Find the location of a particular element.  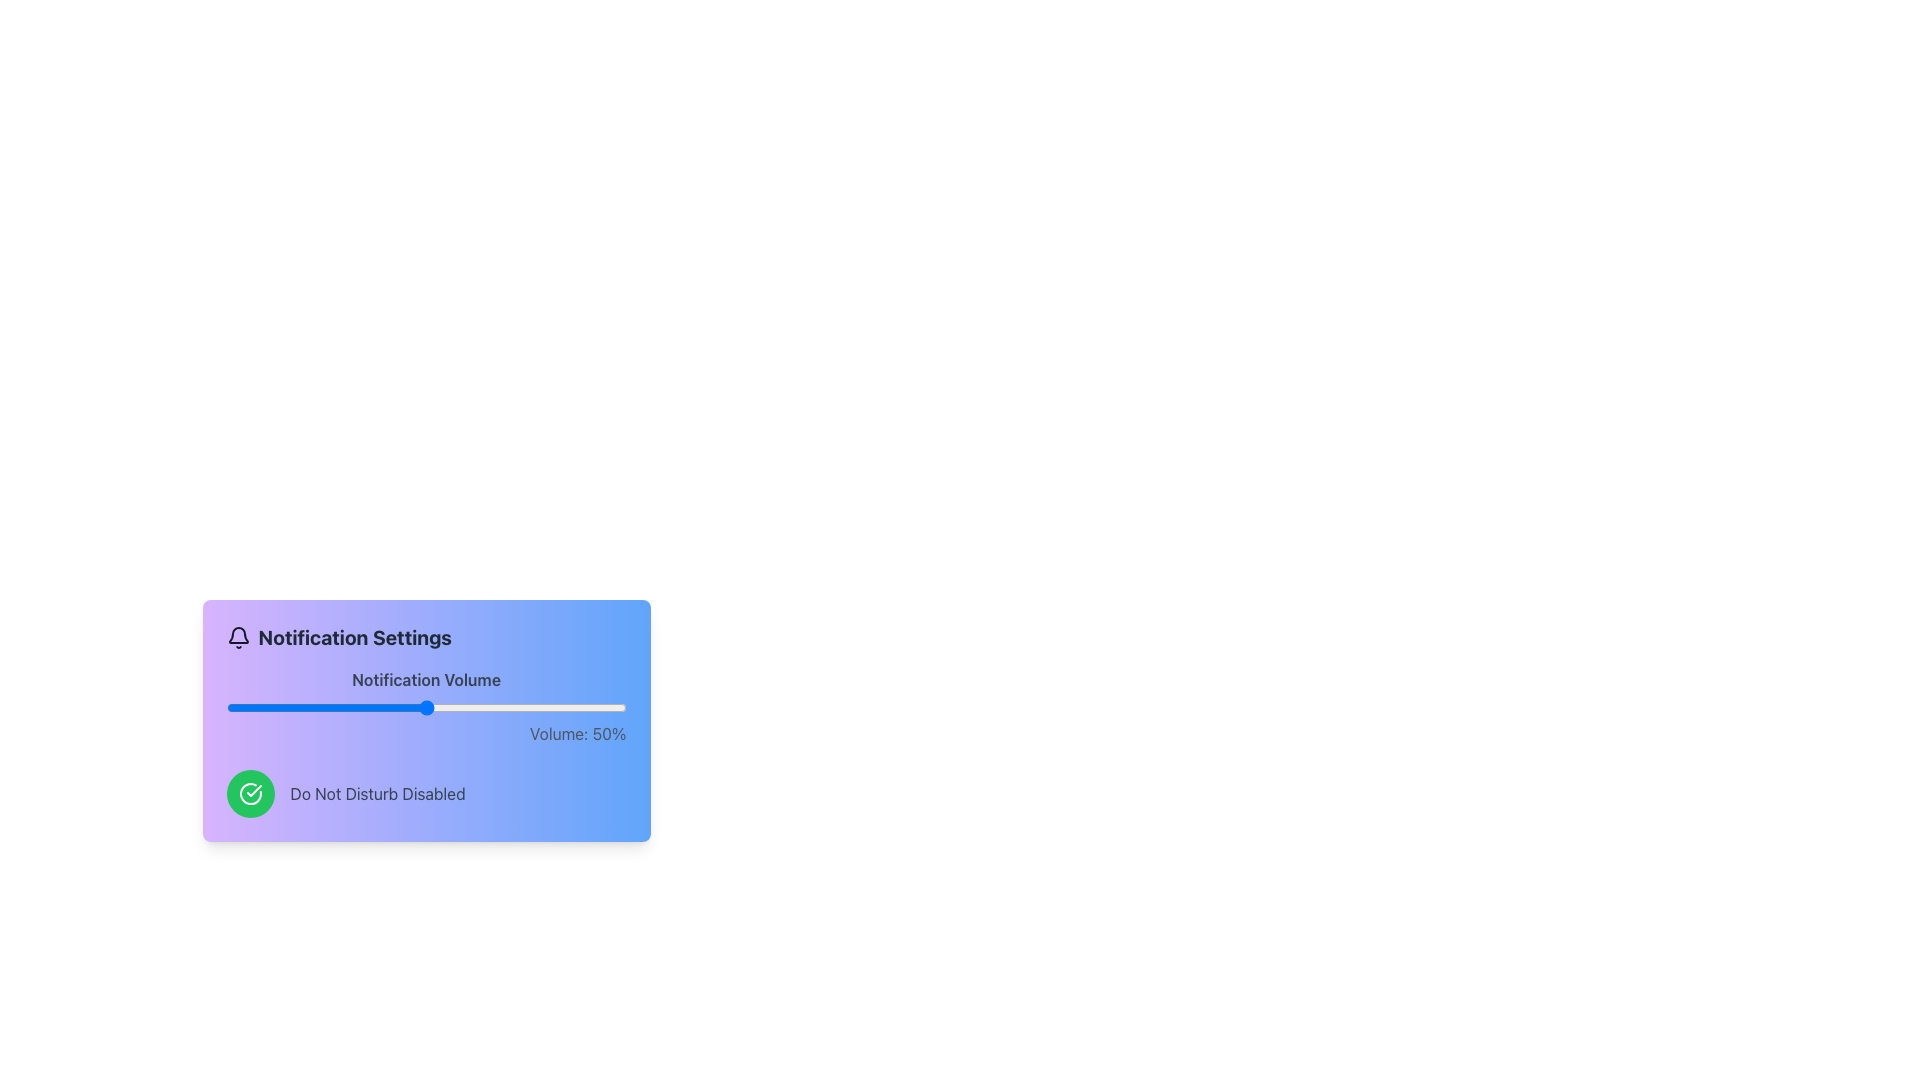

the circular green button with a white checkmark icon, located to the left of the text 'Do Not Disturb Disabled' is located at coordinates (249, 793).